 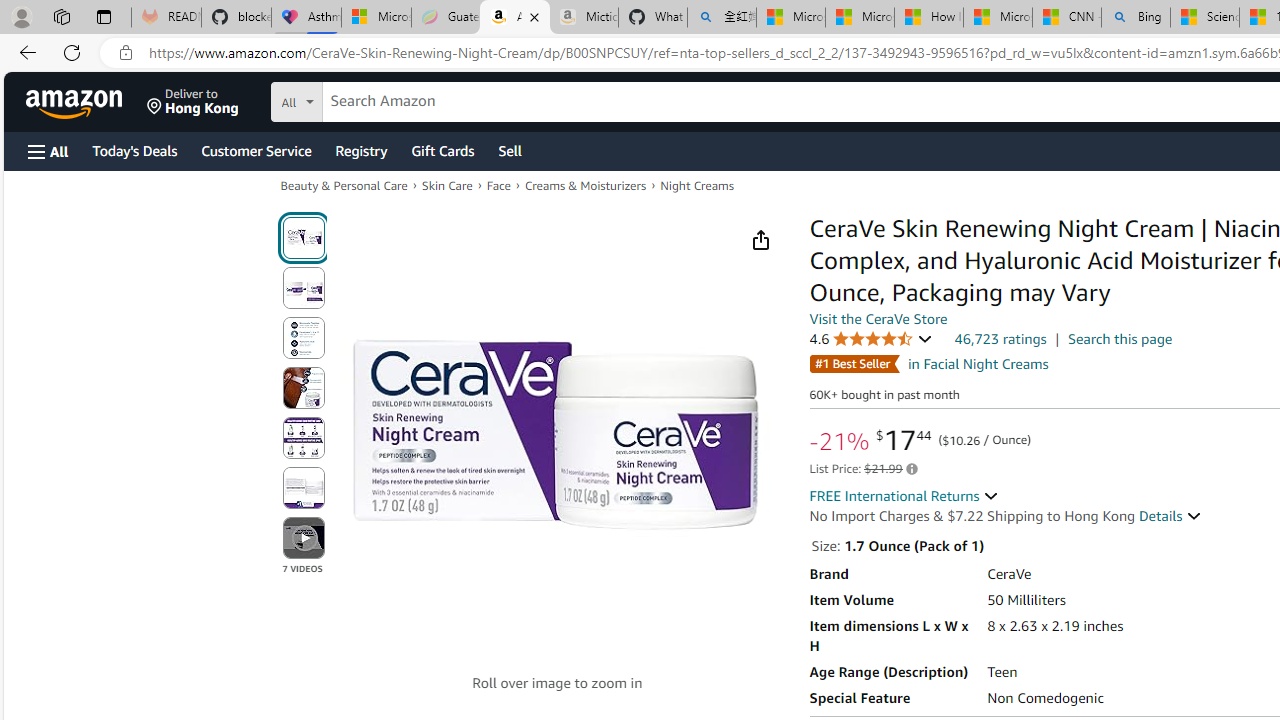 I want to click on 'Science - MSN', so click(x=1204, y=17).